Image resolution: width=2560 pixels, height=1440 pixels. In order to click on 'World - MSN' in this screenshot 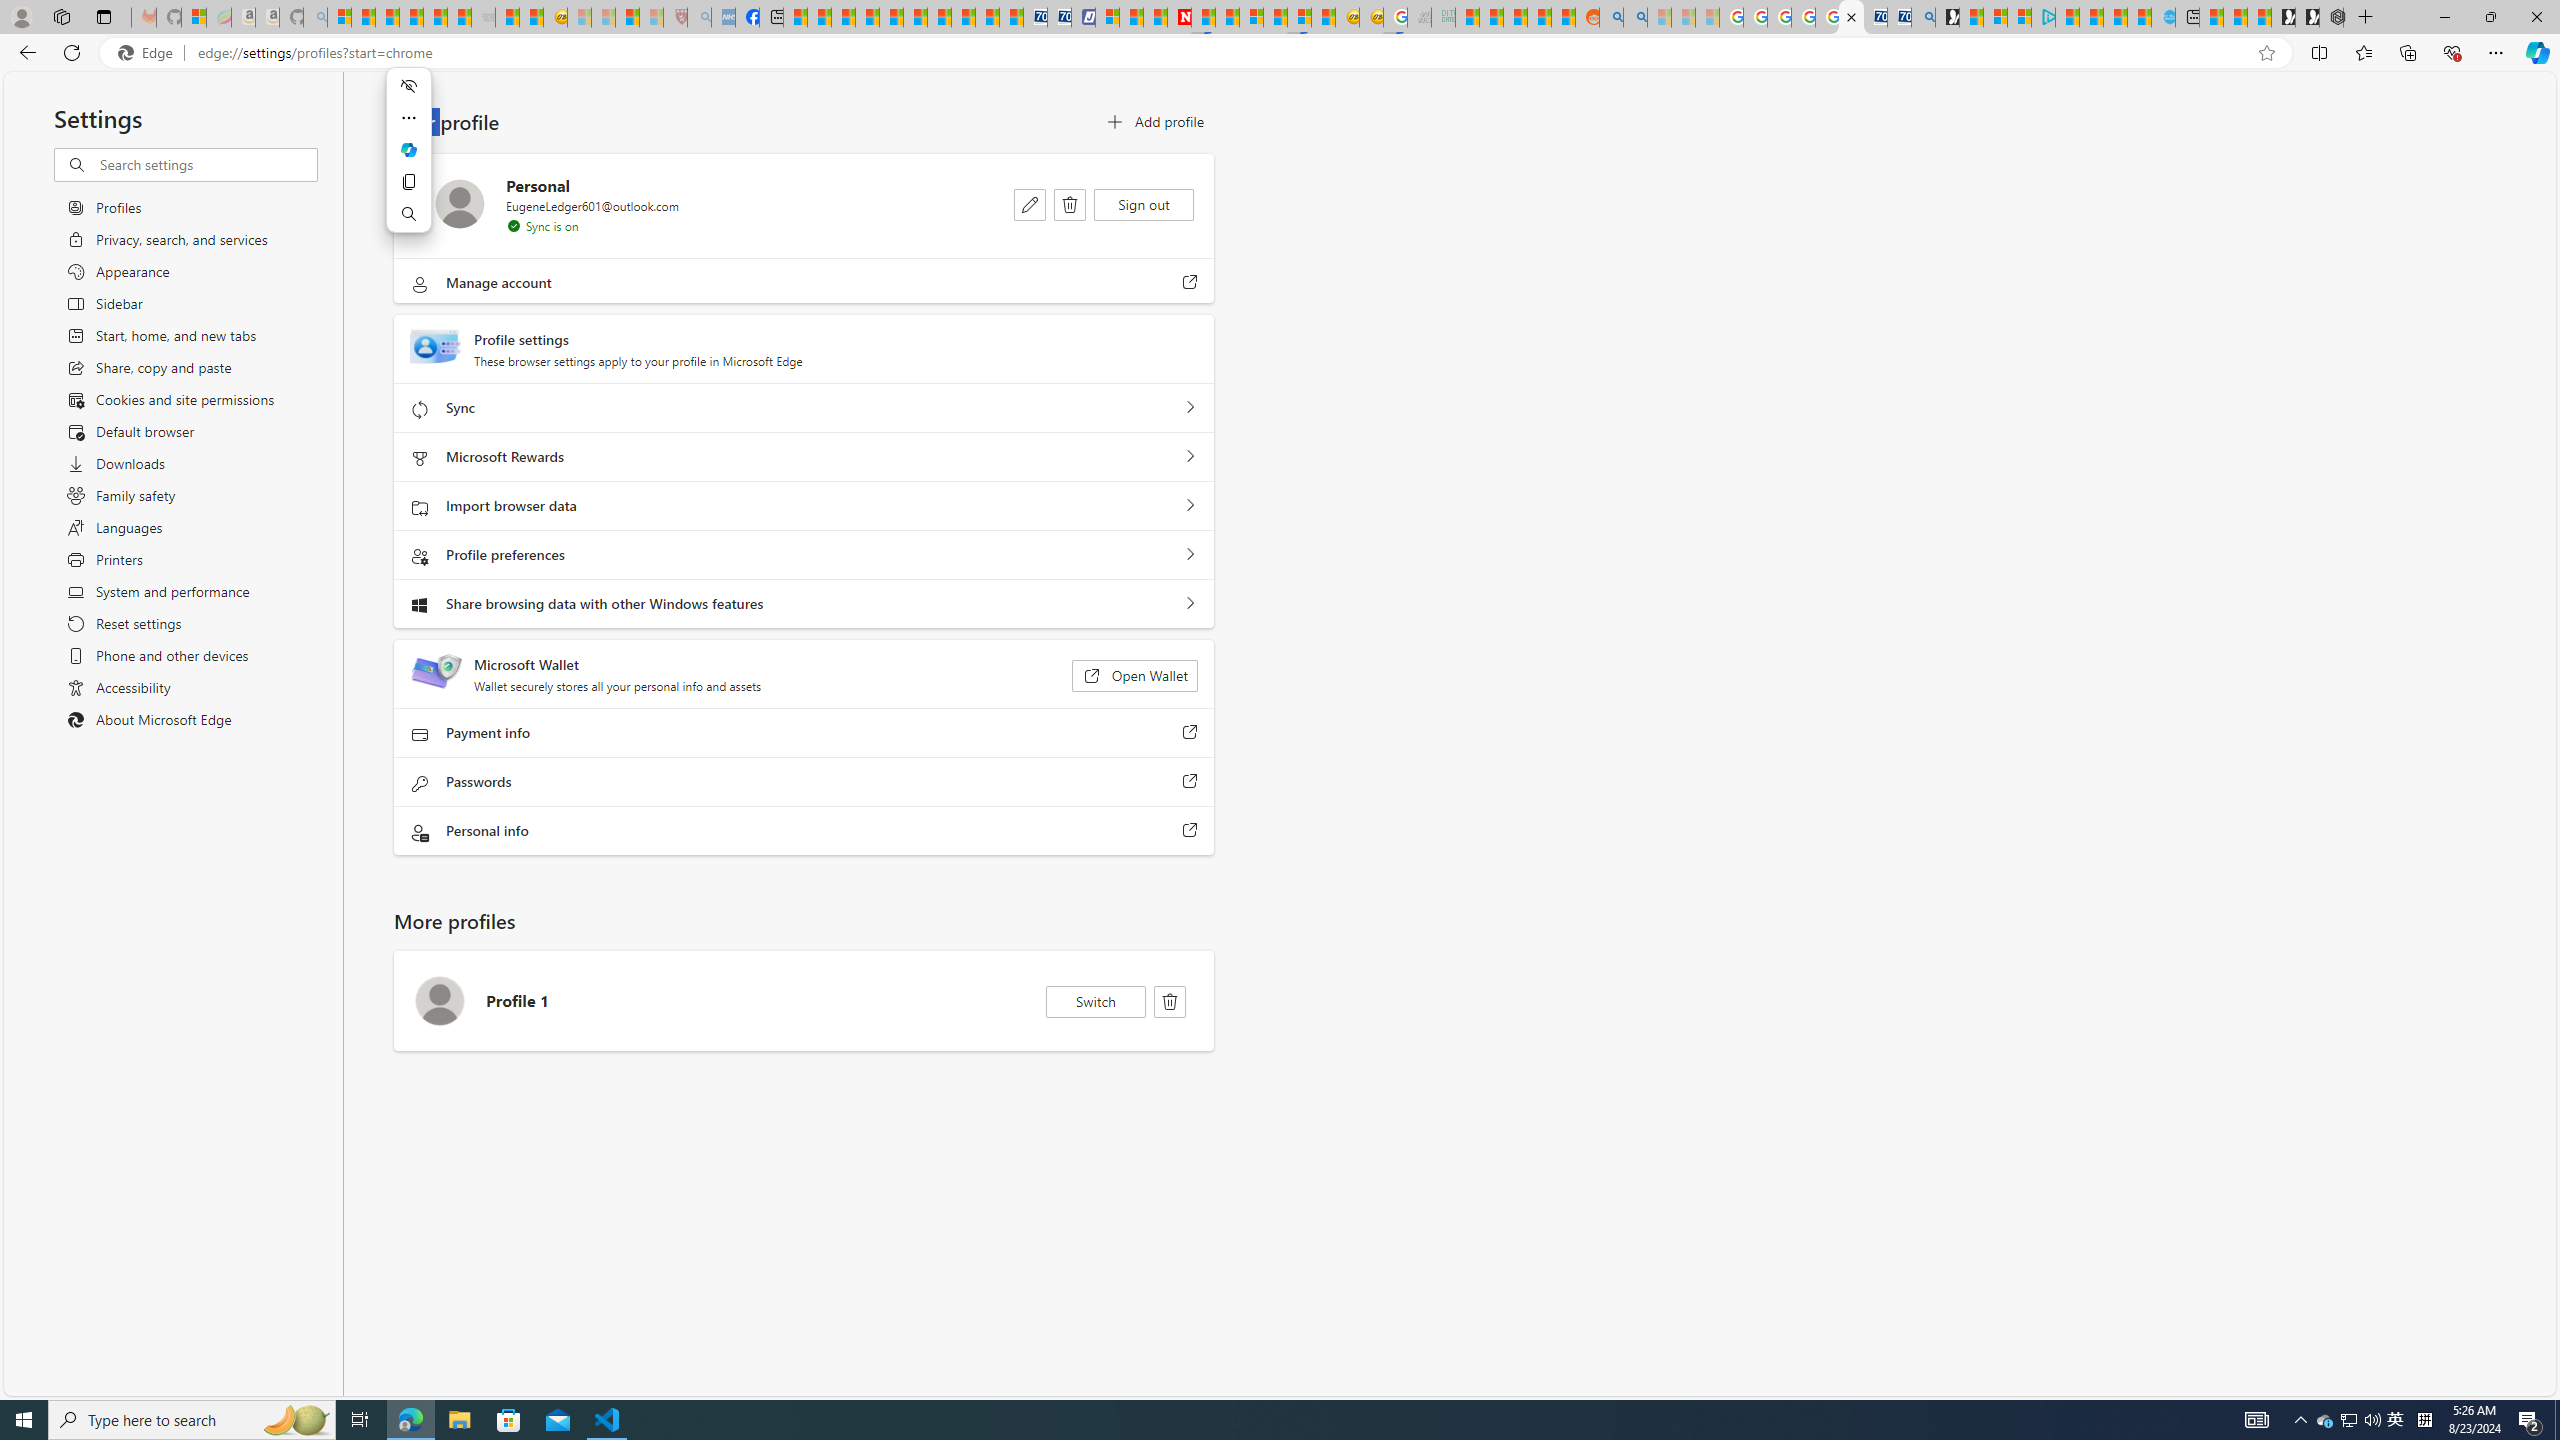, I will do `click(843, 16)`.